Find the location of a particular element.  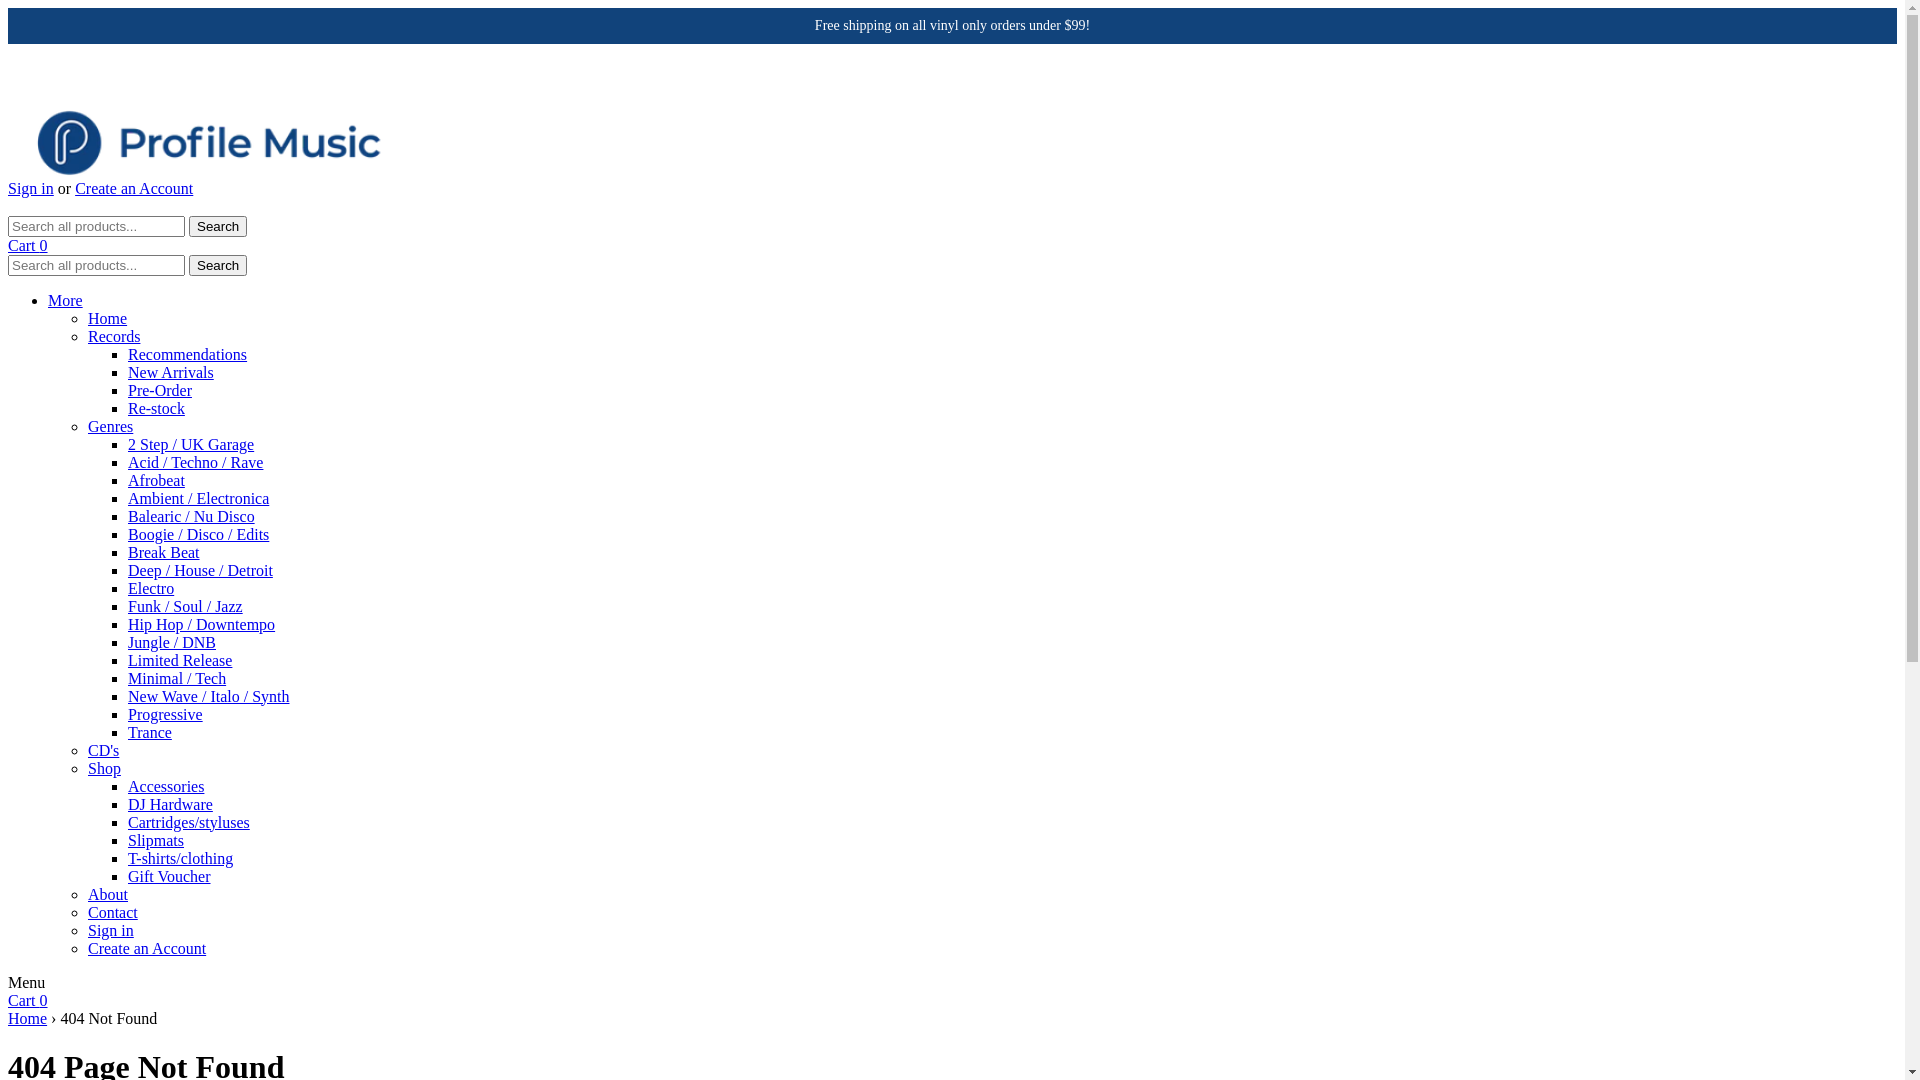

'Slipmats' is located at coordinates (127, 840).